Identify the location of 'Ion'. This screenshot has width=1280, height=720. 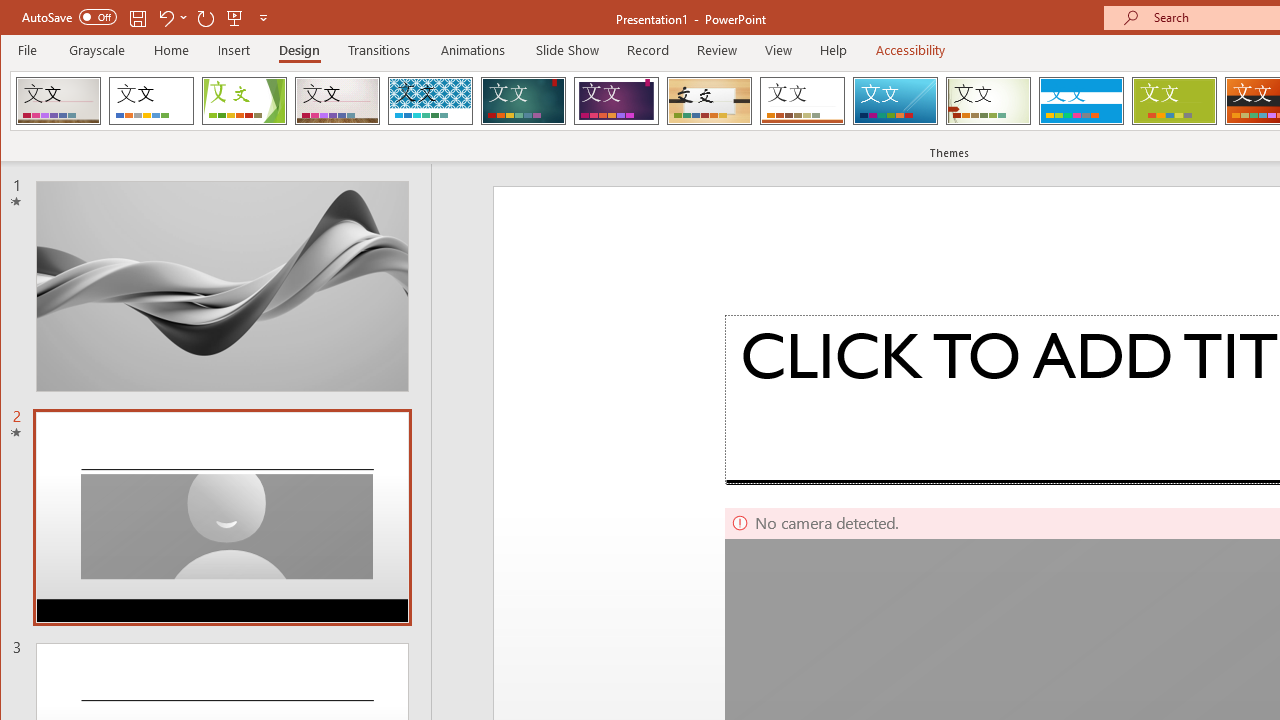
(523, 100).